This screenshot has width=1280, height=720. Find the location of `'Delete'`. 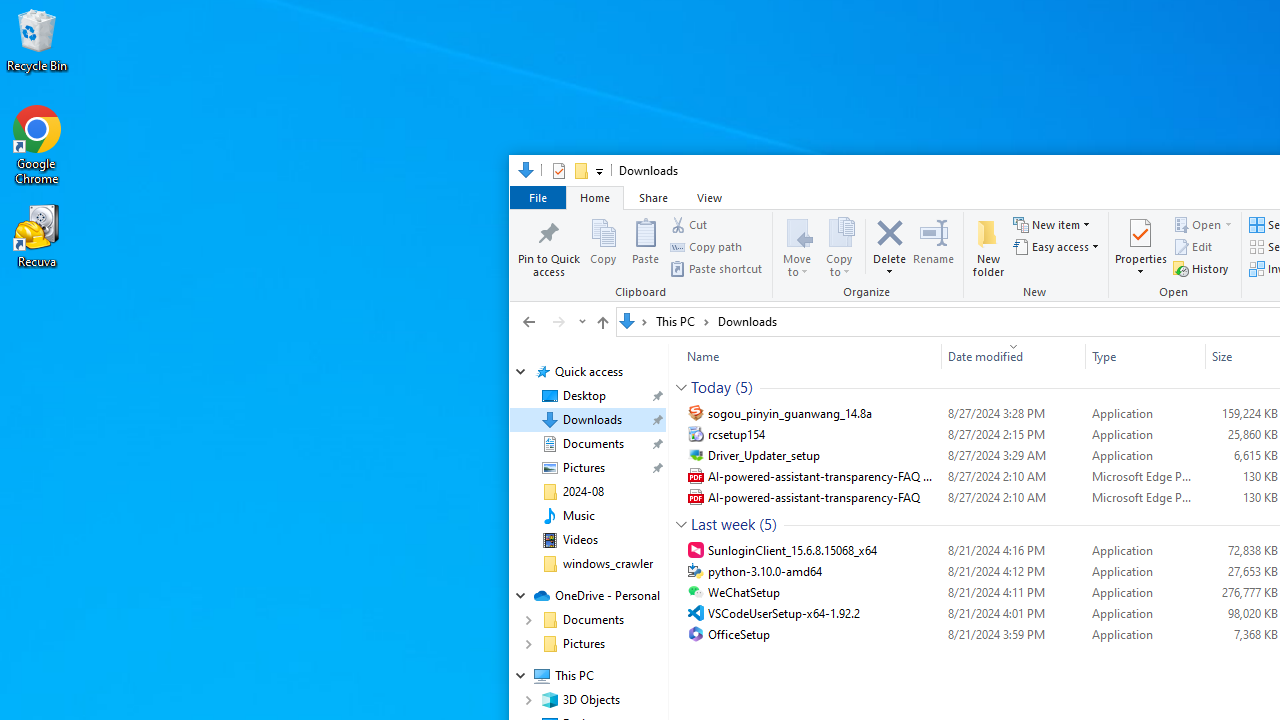

'Delete' is located at coordinates (889, 265).